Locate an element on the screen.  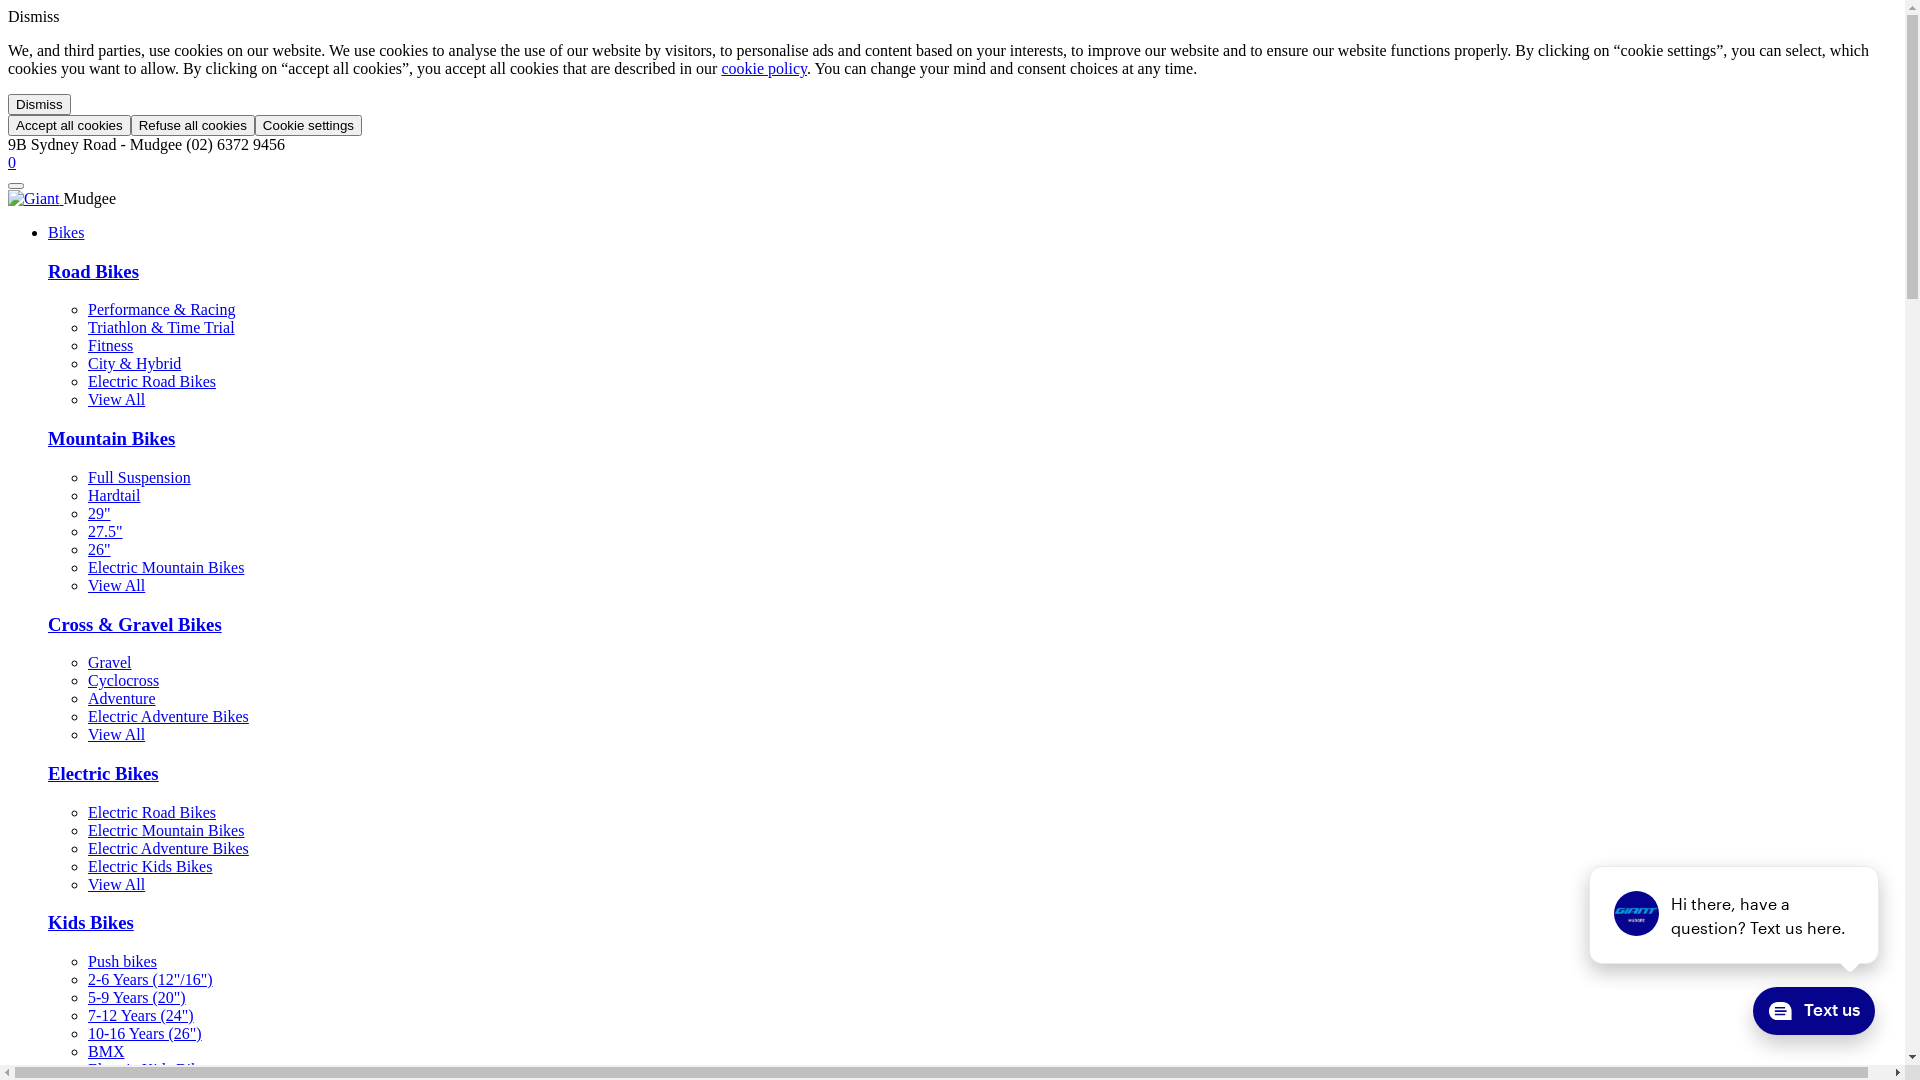
'Adventure' is located at coordinates (120, 697).